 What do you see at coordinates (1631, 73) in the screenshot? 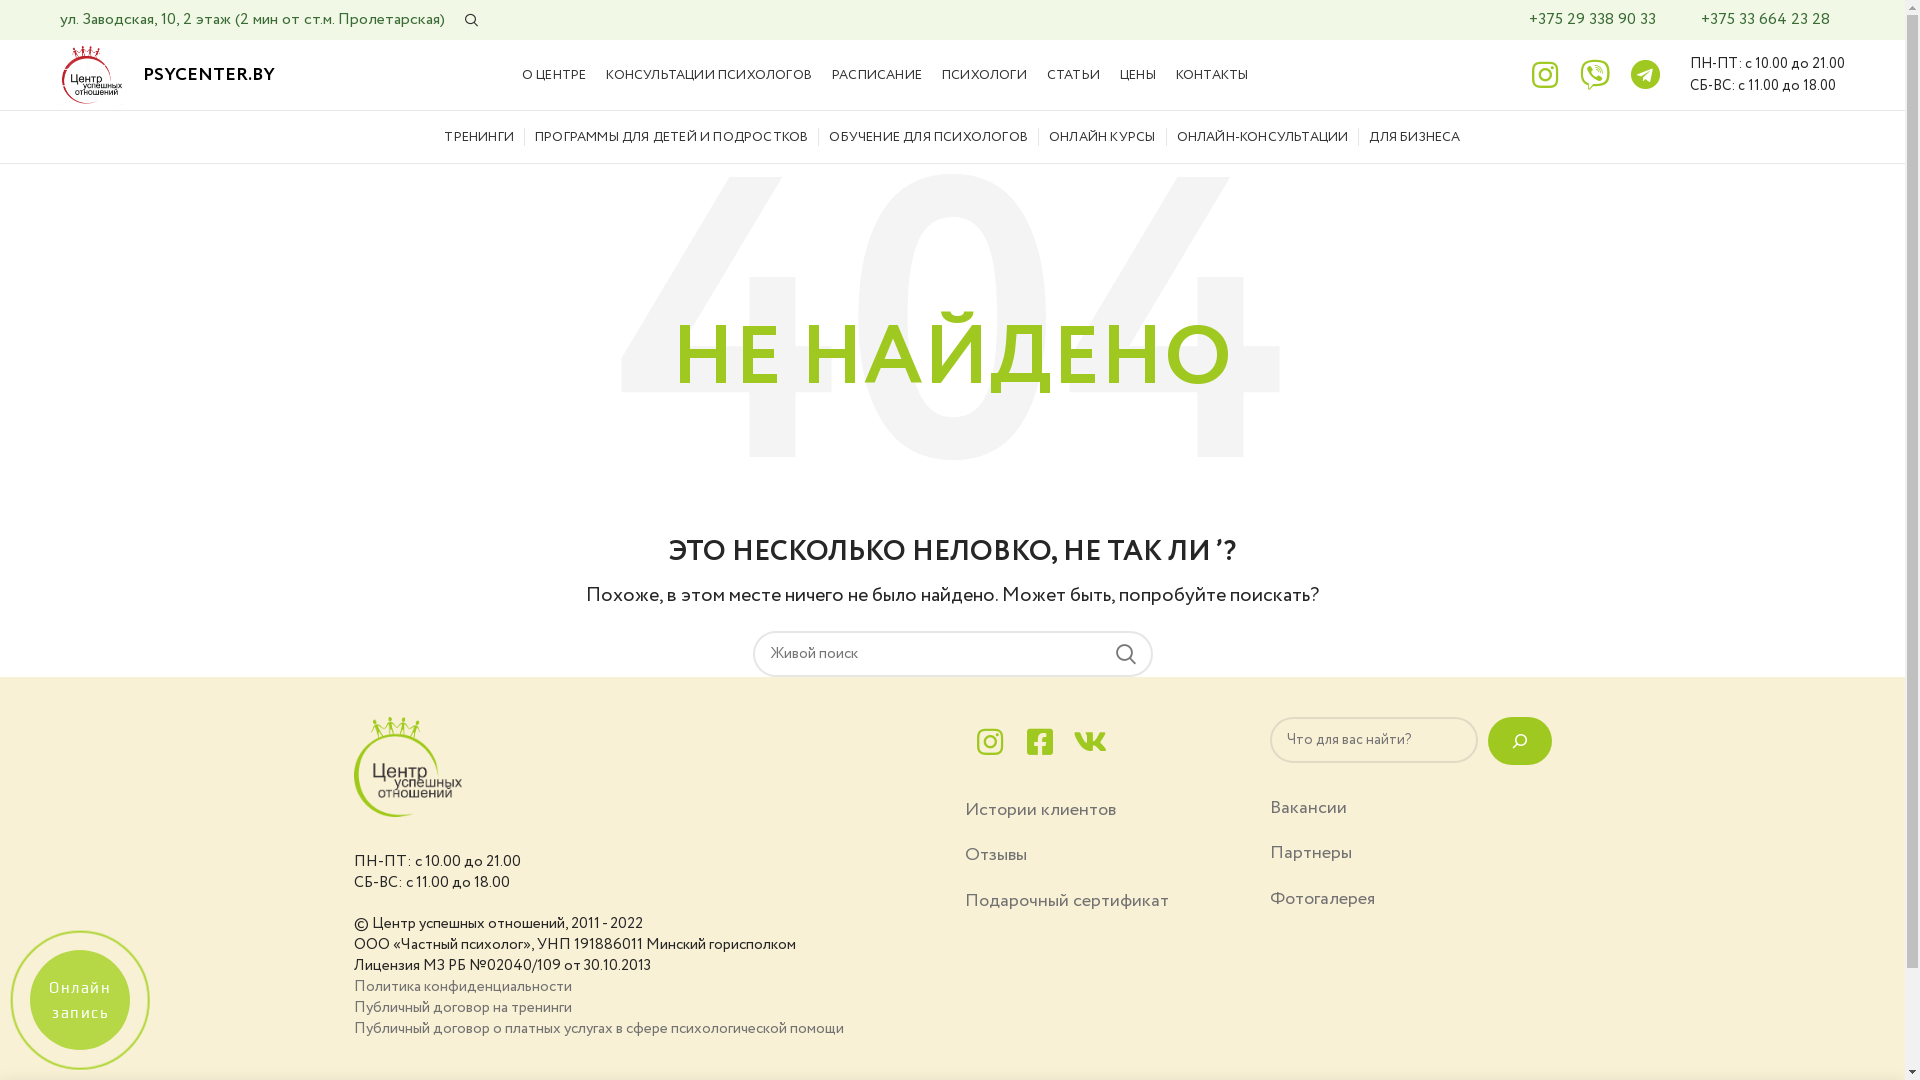
I see `'telegram'` at bounding box center [1631, 73].